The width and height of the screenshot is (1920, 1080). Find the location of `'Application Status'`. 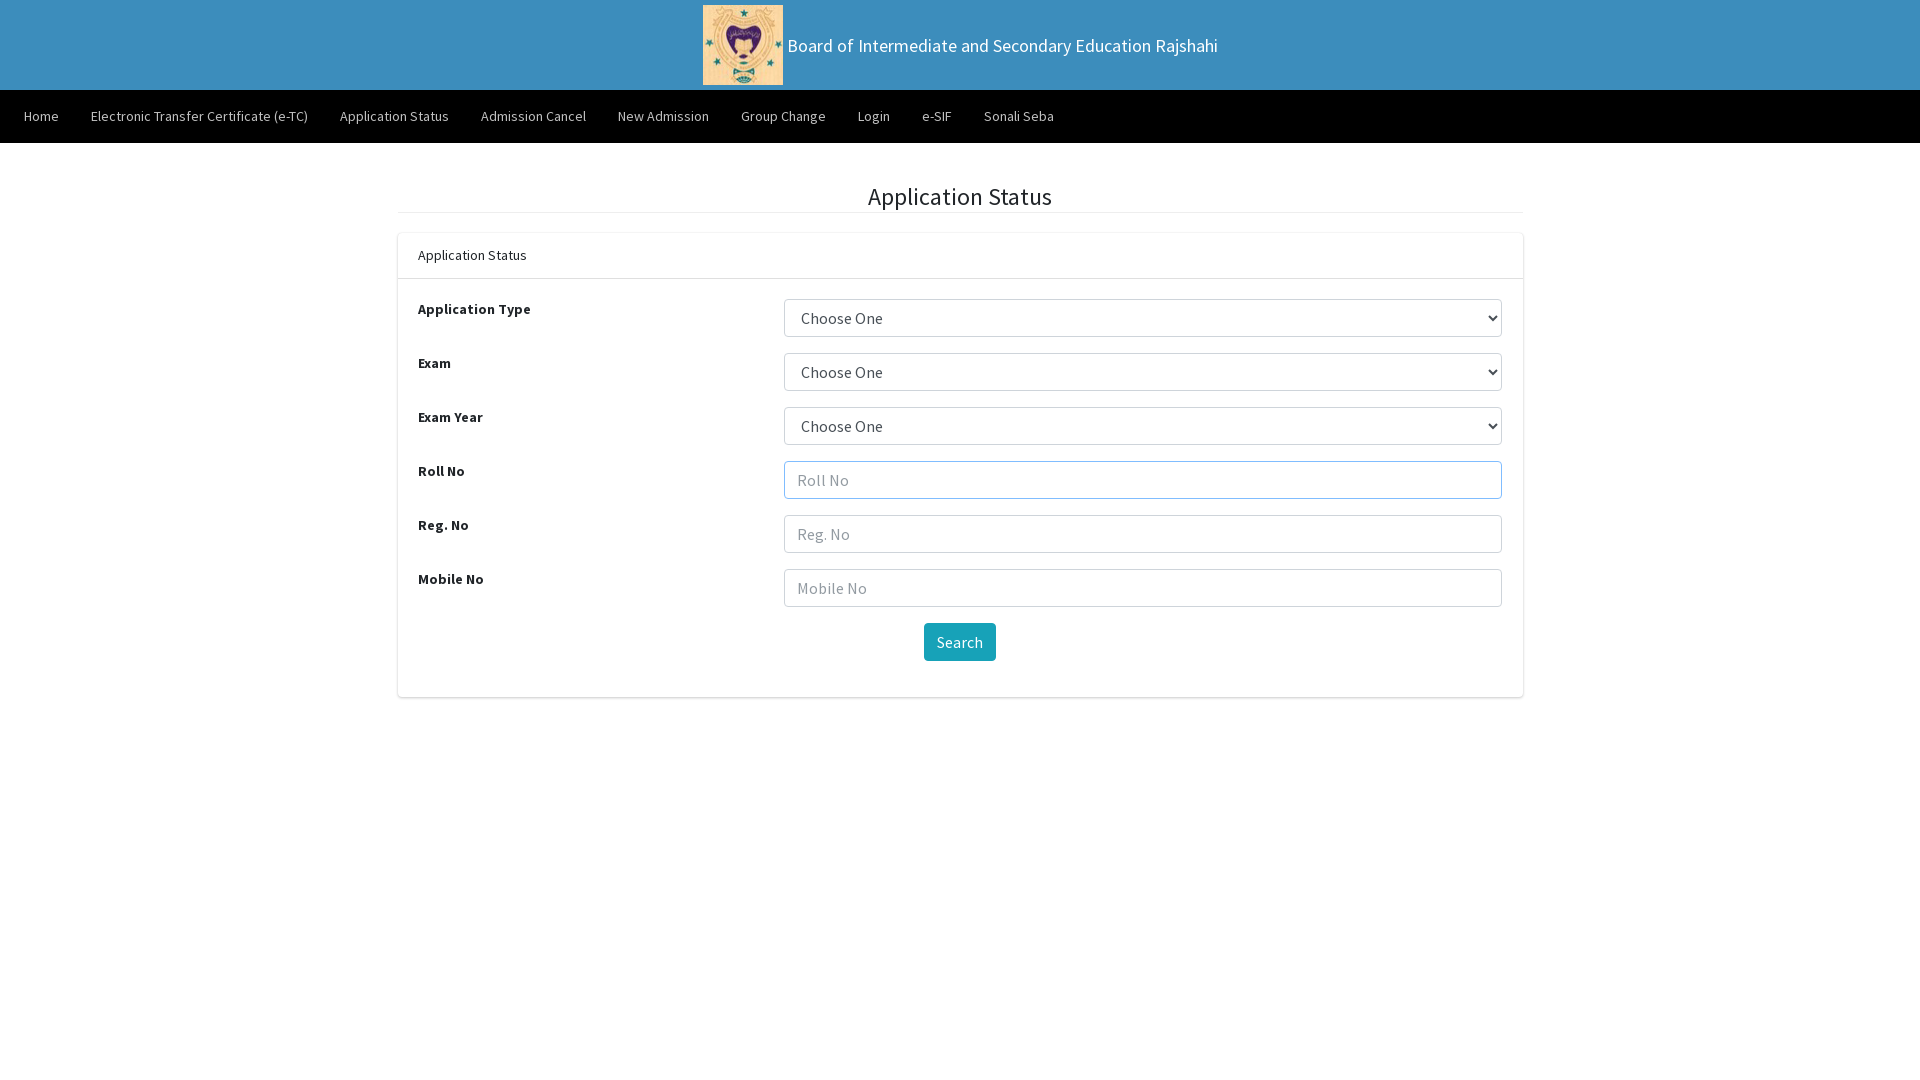

'Application Status' is located at coordinates (394, 116).